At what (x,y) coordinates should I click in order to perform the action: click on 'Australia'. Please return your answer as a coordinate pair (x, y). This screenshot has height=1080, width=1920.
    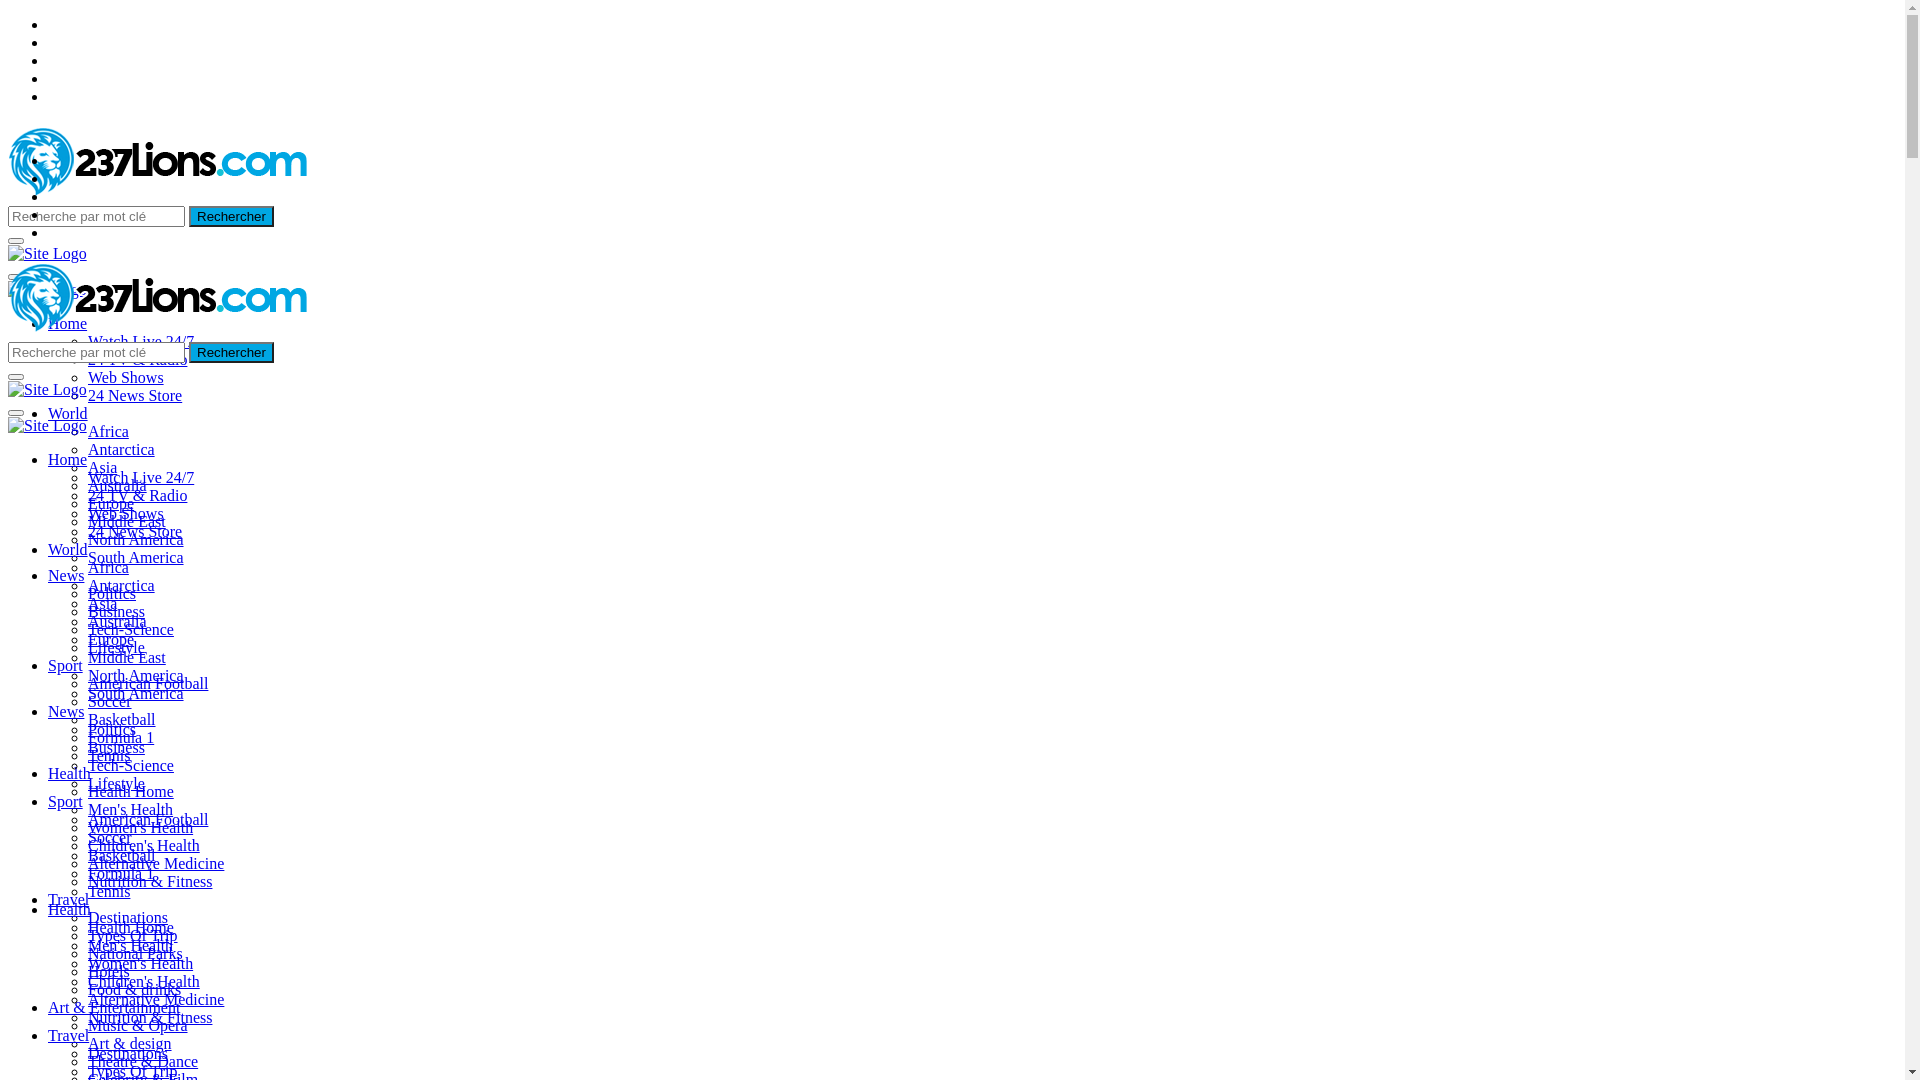
    Looking at the image, I should click on (116, 620).